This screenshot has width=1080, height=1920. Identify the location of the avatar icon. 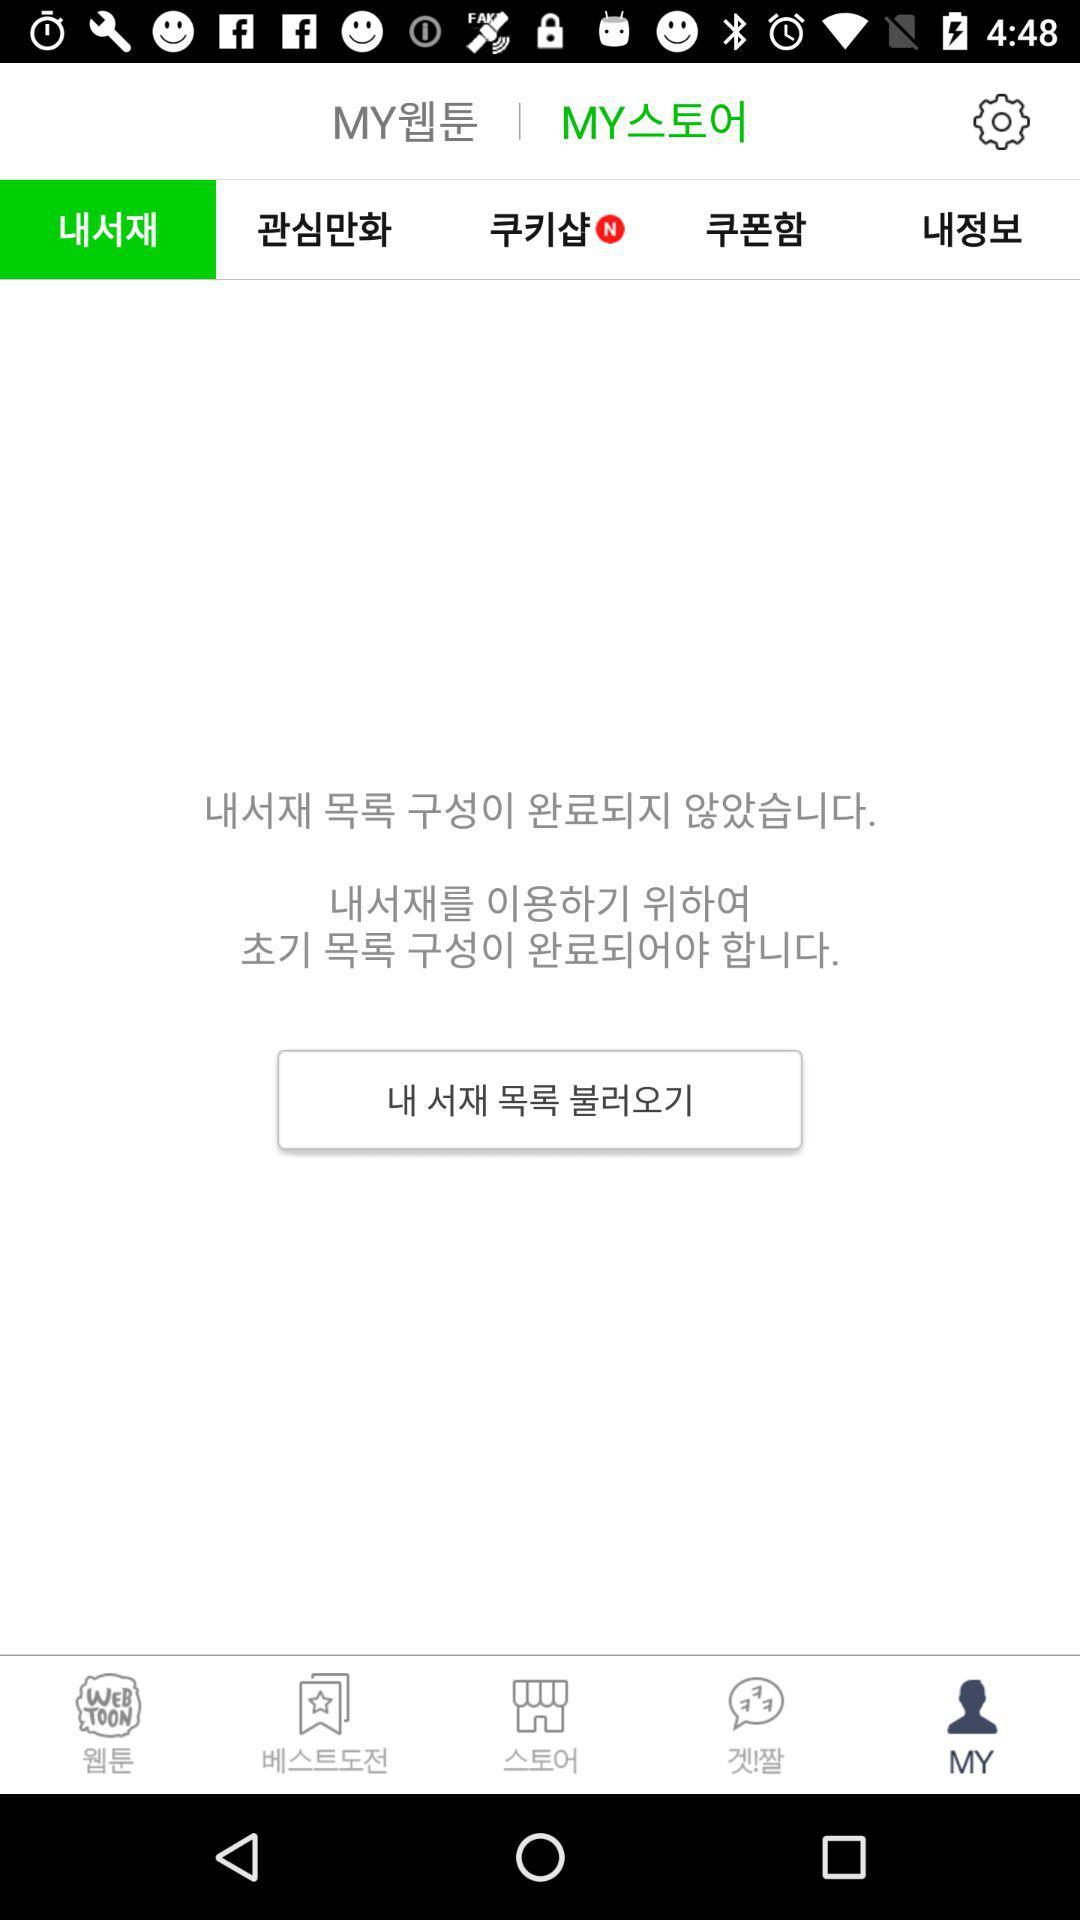
(971, 1723).